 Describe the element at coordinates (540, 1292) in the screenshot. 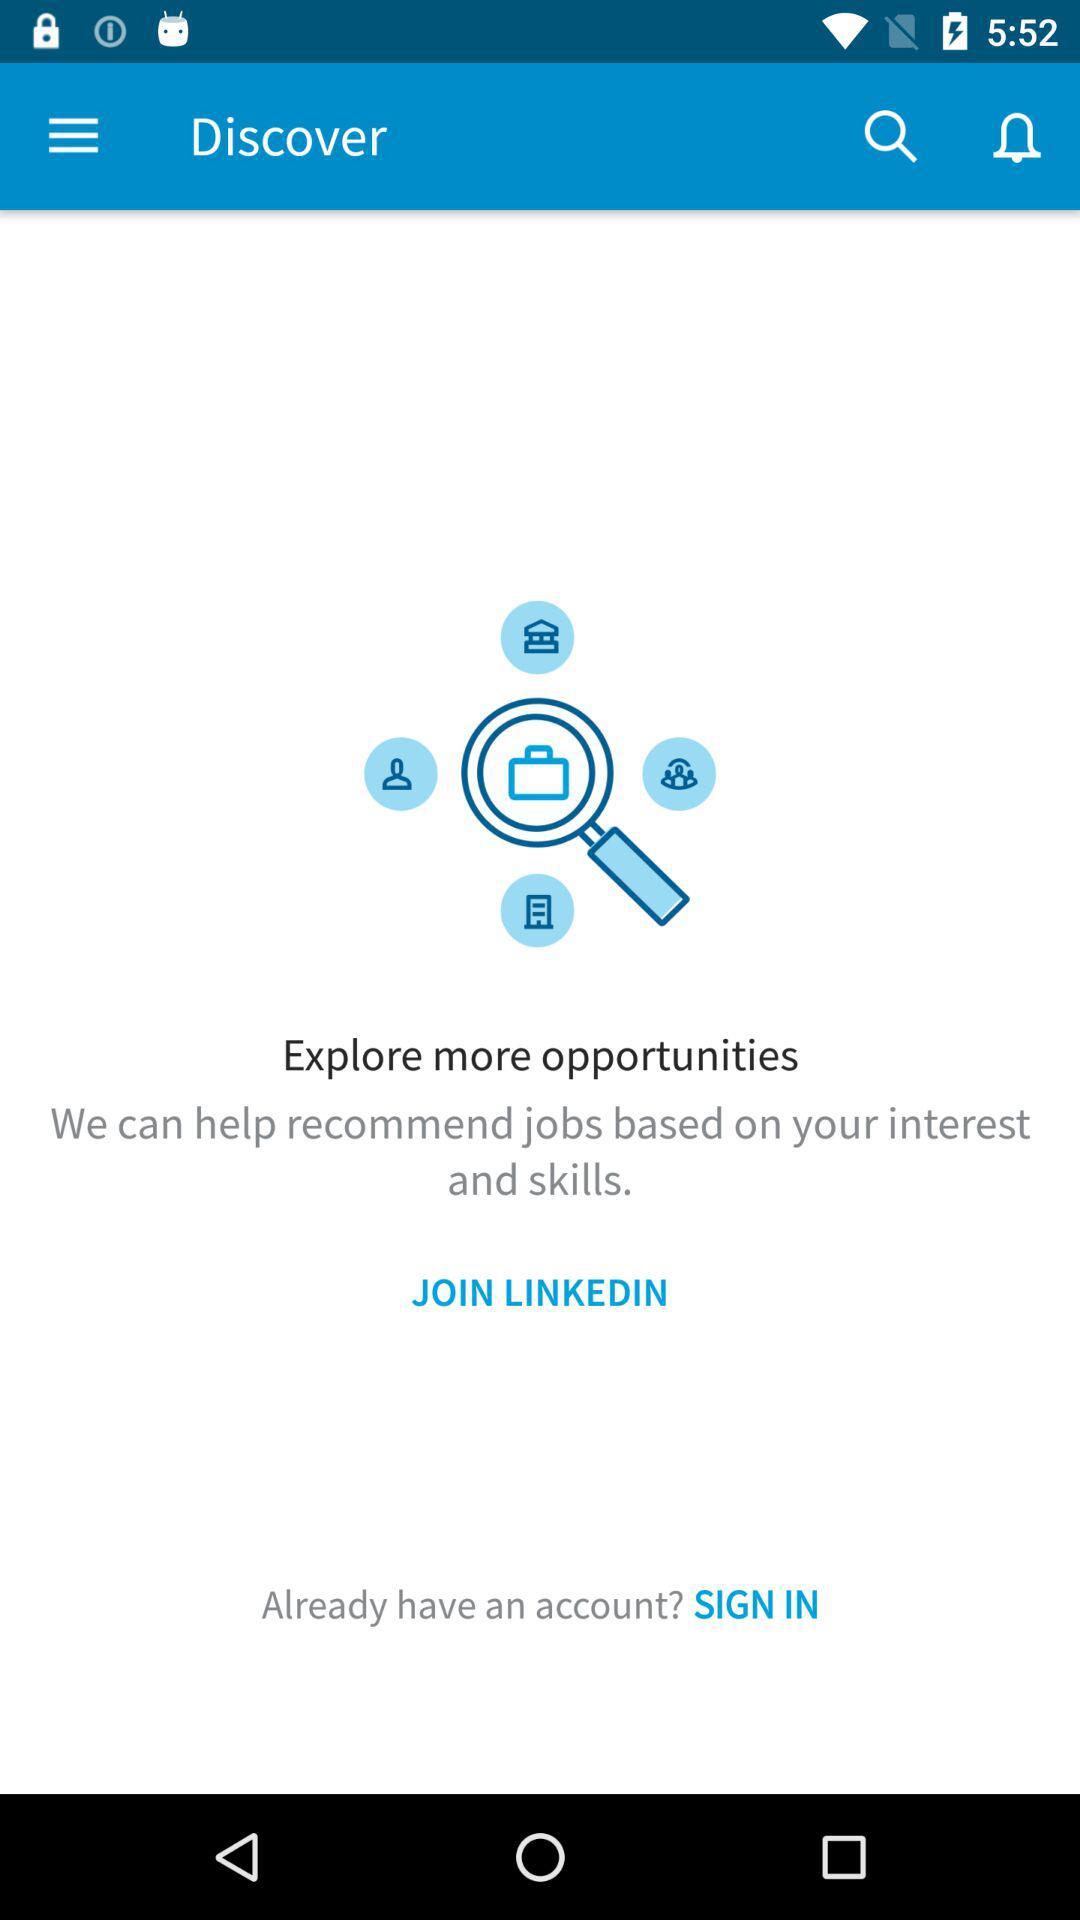

I see `the icon above the already have an icon` at that location.